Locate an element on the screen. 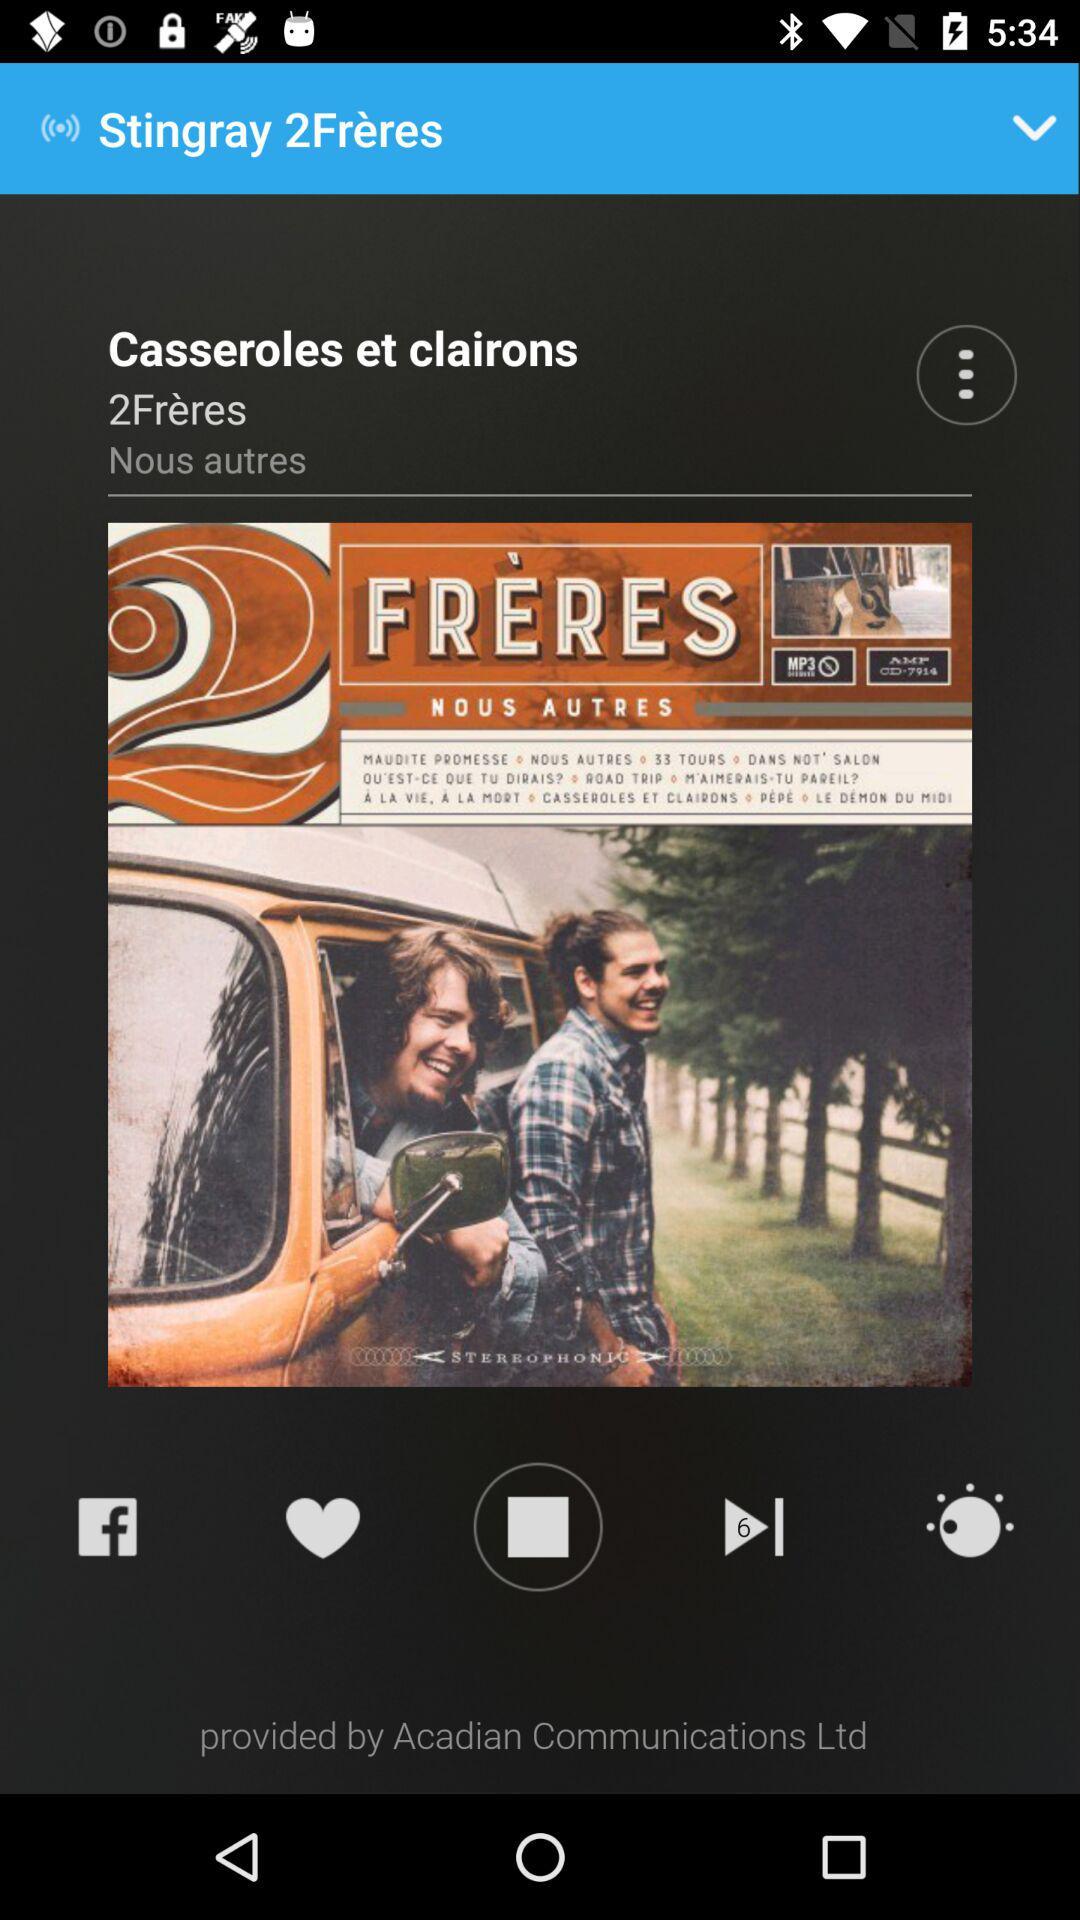  the facebook icon is located at coordinates (107, 1525).